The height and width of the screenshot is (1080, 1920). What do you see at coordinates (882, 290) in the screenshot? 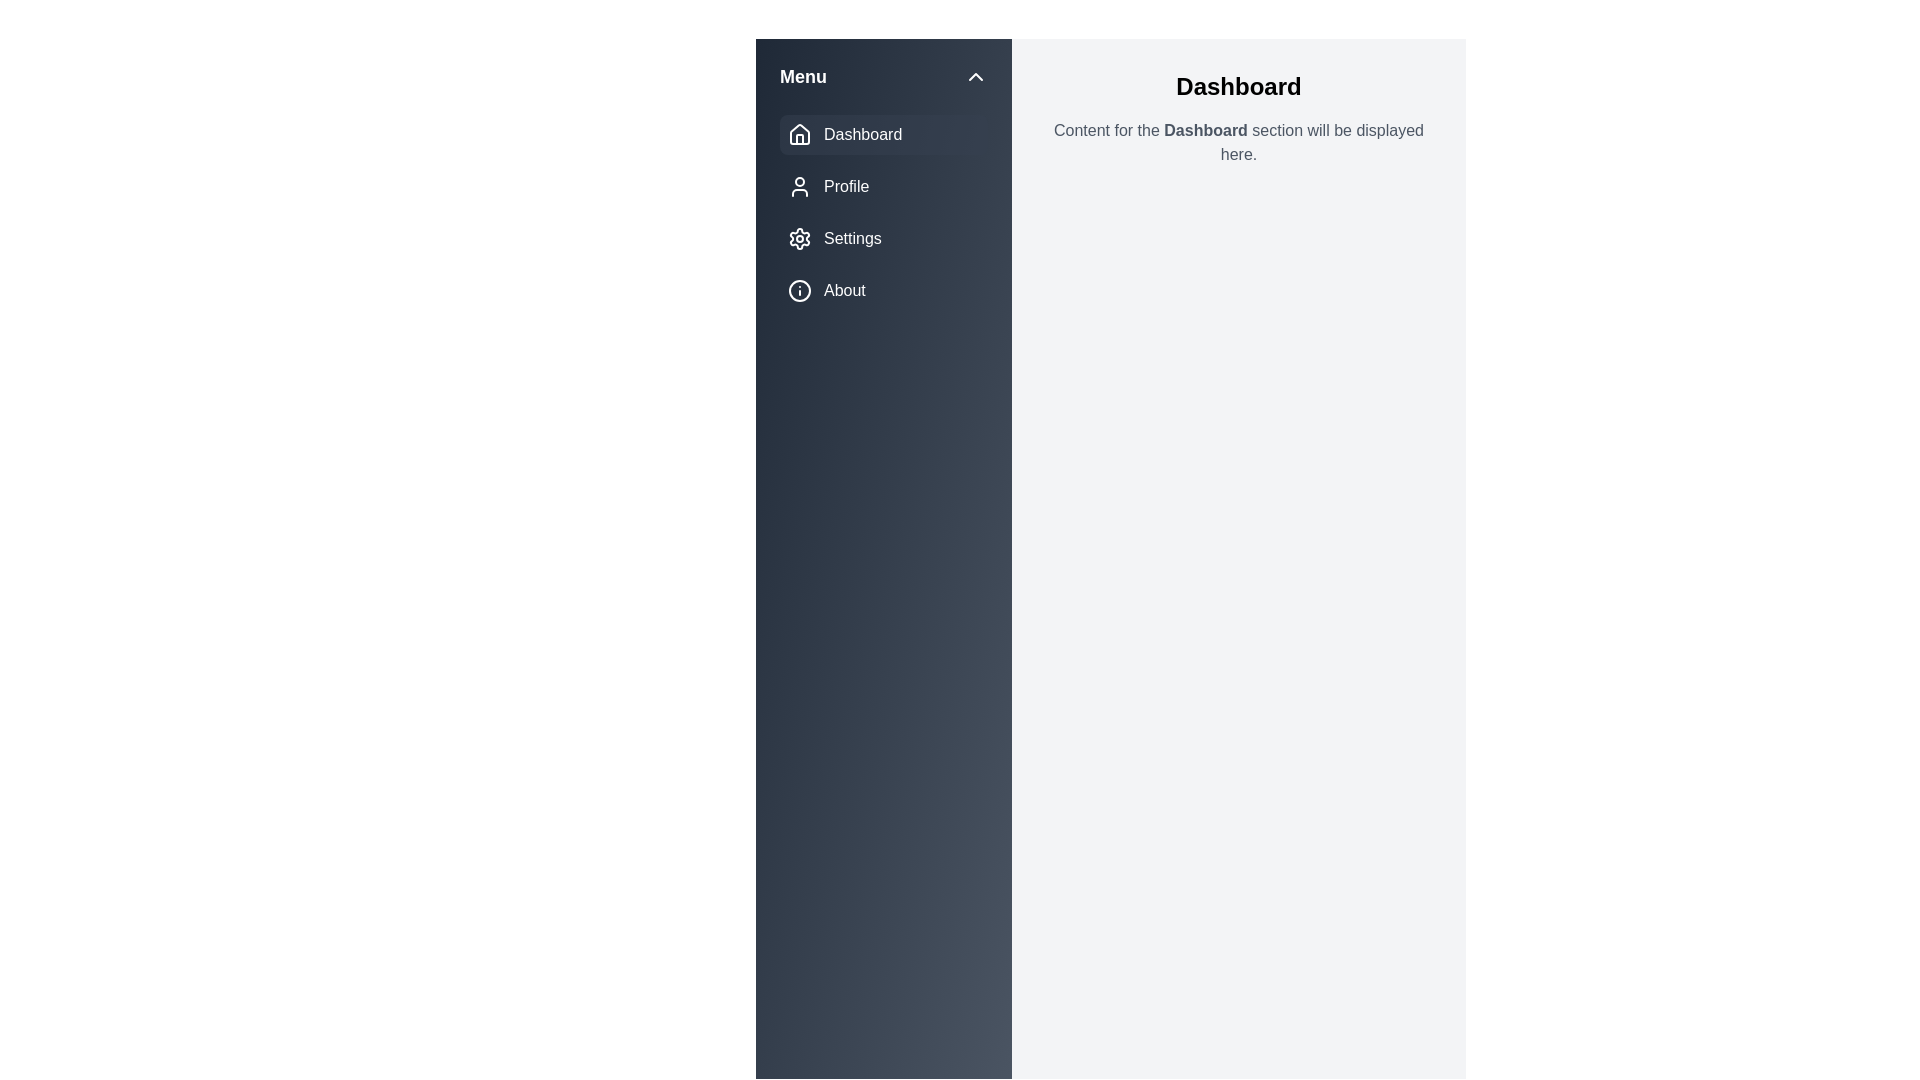
I see `the 'About' button, which is the fourth item in the sidebar menu` at bounding box center [882, 290].